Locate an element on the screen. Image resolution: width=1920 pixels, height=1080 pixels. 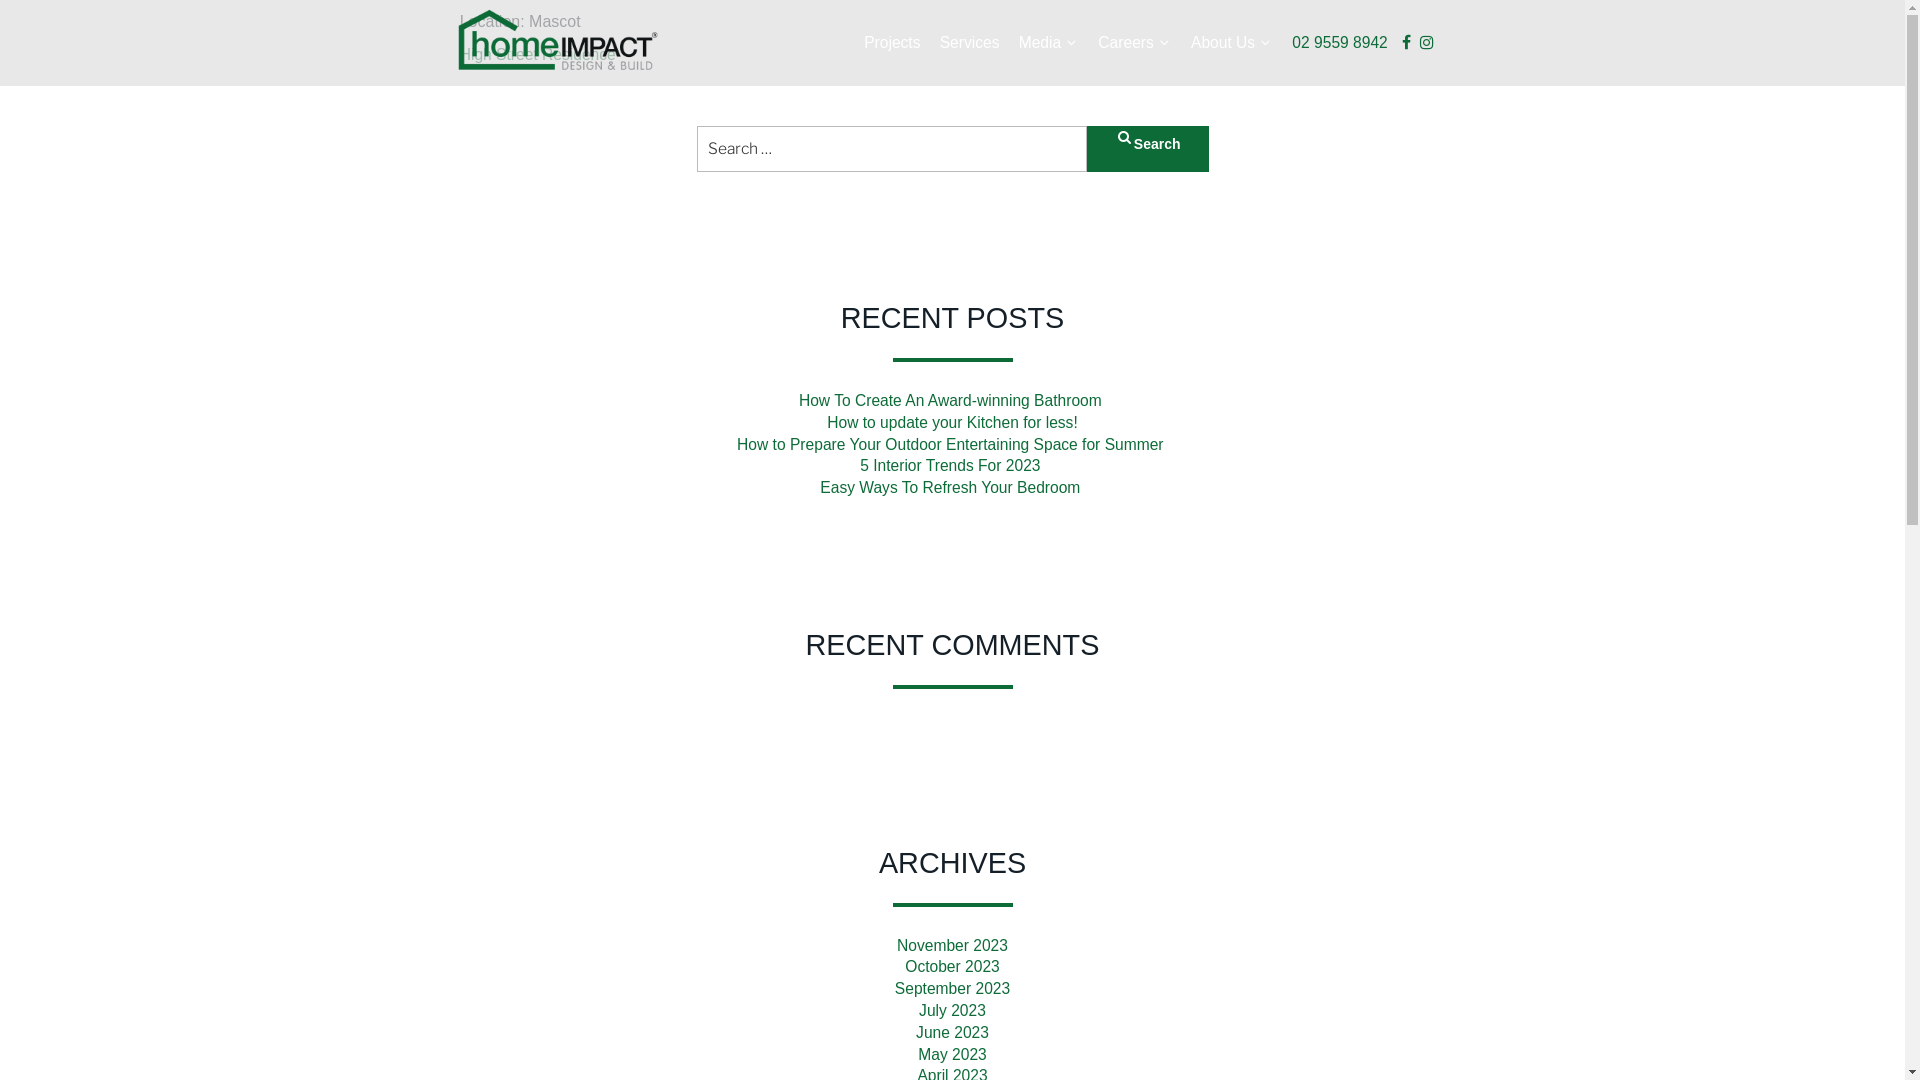
'October 2023' is located at coordinates (951, 965).